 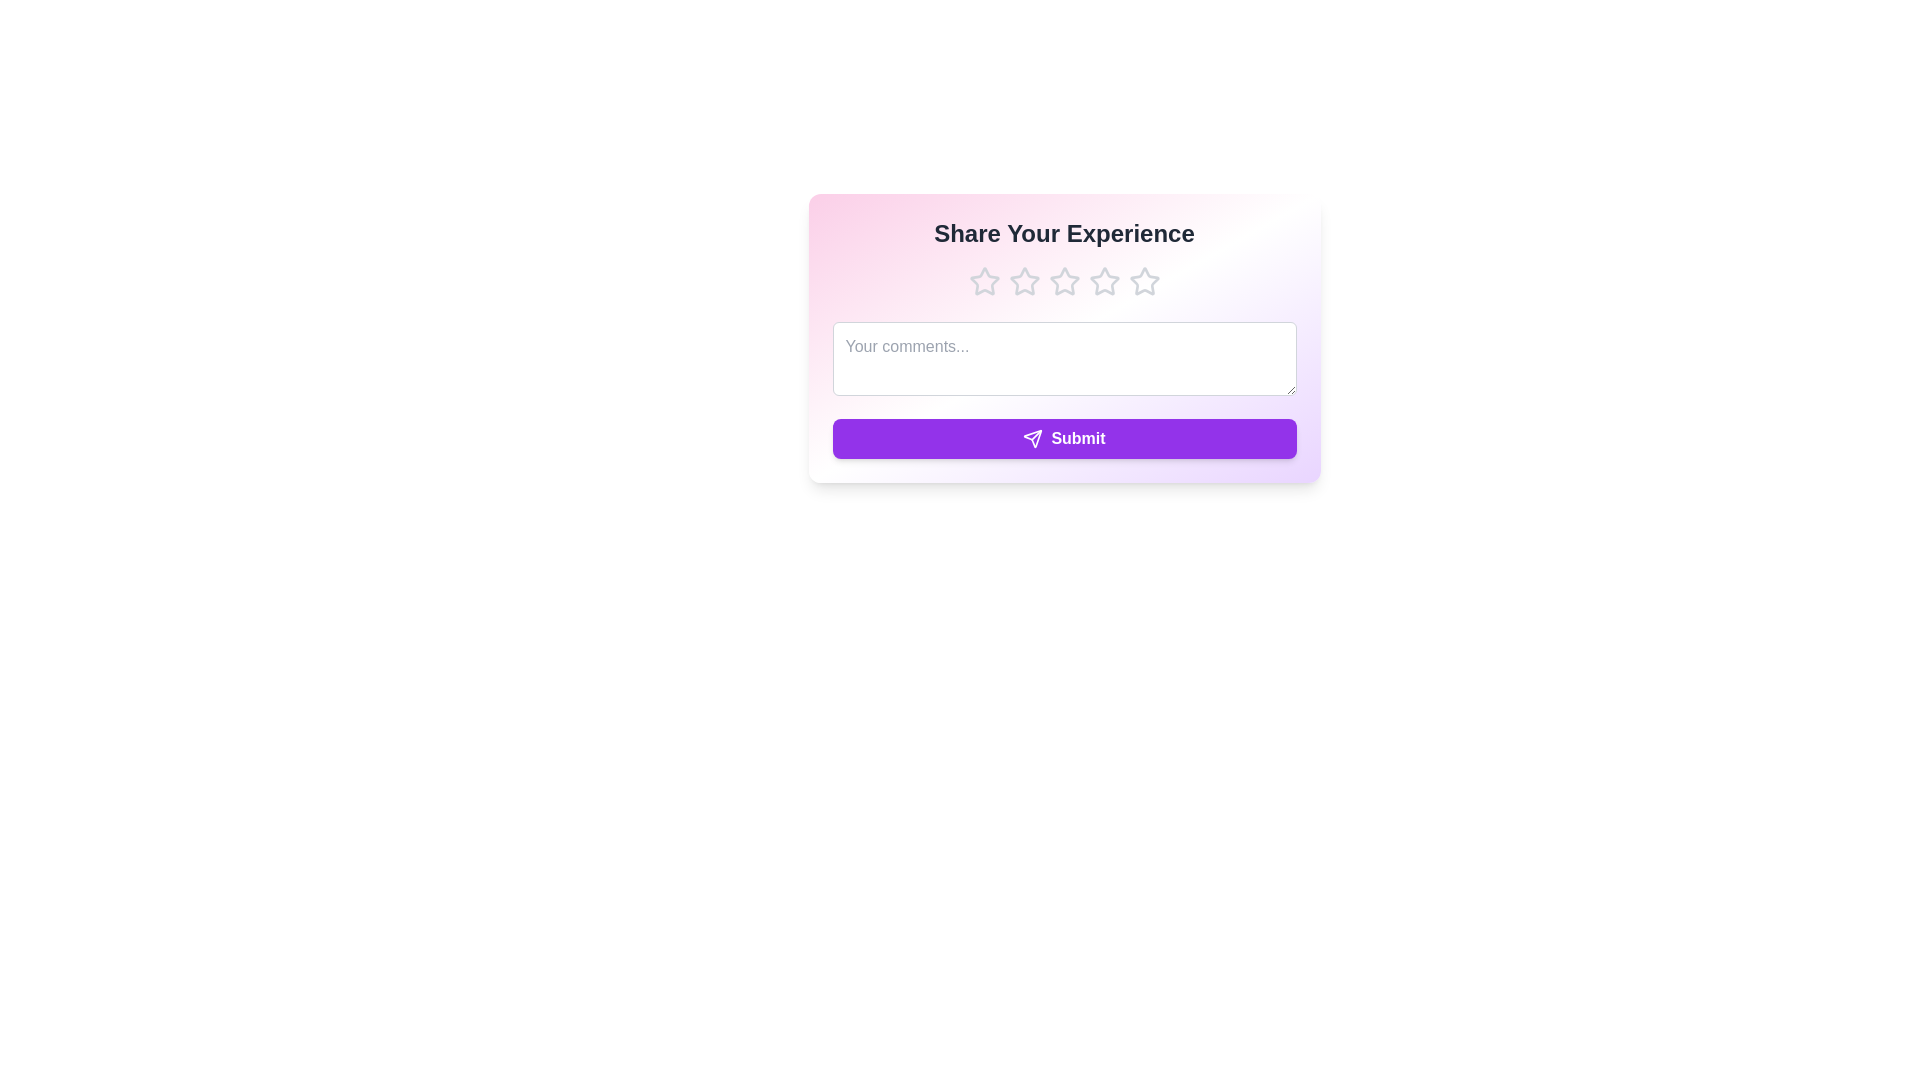 What do you see at coordinates (1144, 281) in the screenshot?
I see `the fourth star in the five-star rating system` at bounding box center [1144, 281].